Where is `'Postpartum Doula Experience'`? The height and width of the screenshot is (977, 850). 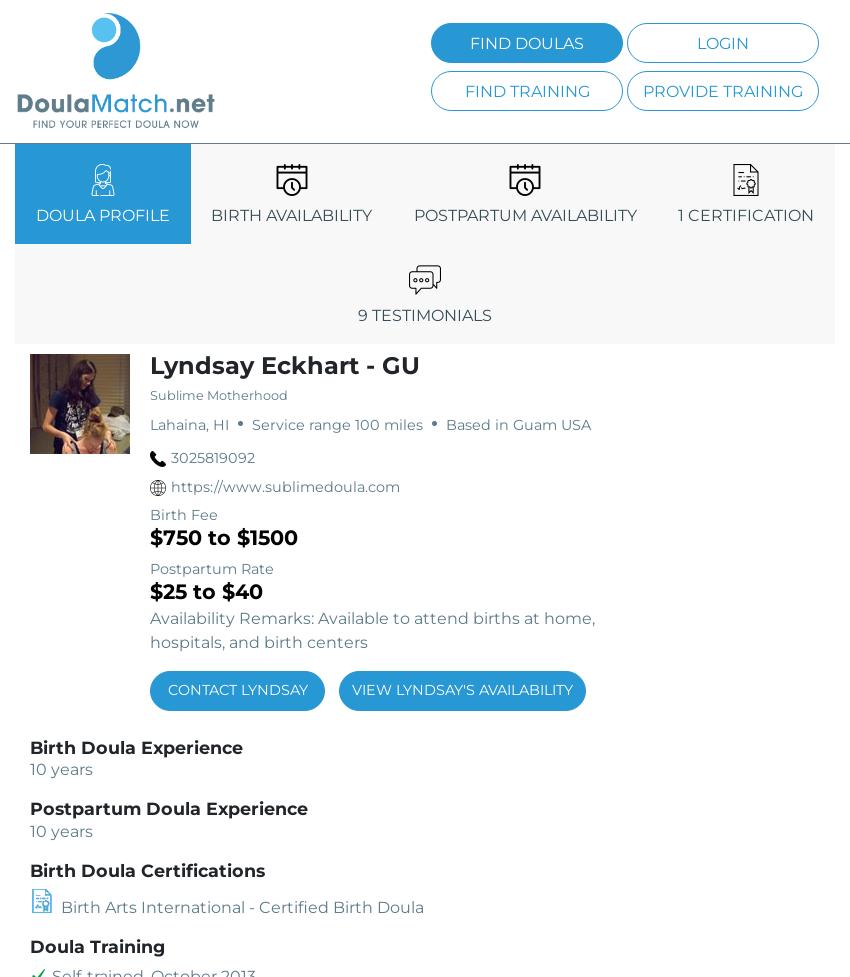
'Postpartum Doula Experience' is located at coordinates (168, 808).